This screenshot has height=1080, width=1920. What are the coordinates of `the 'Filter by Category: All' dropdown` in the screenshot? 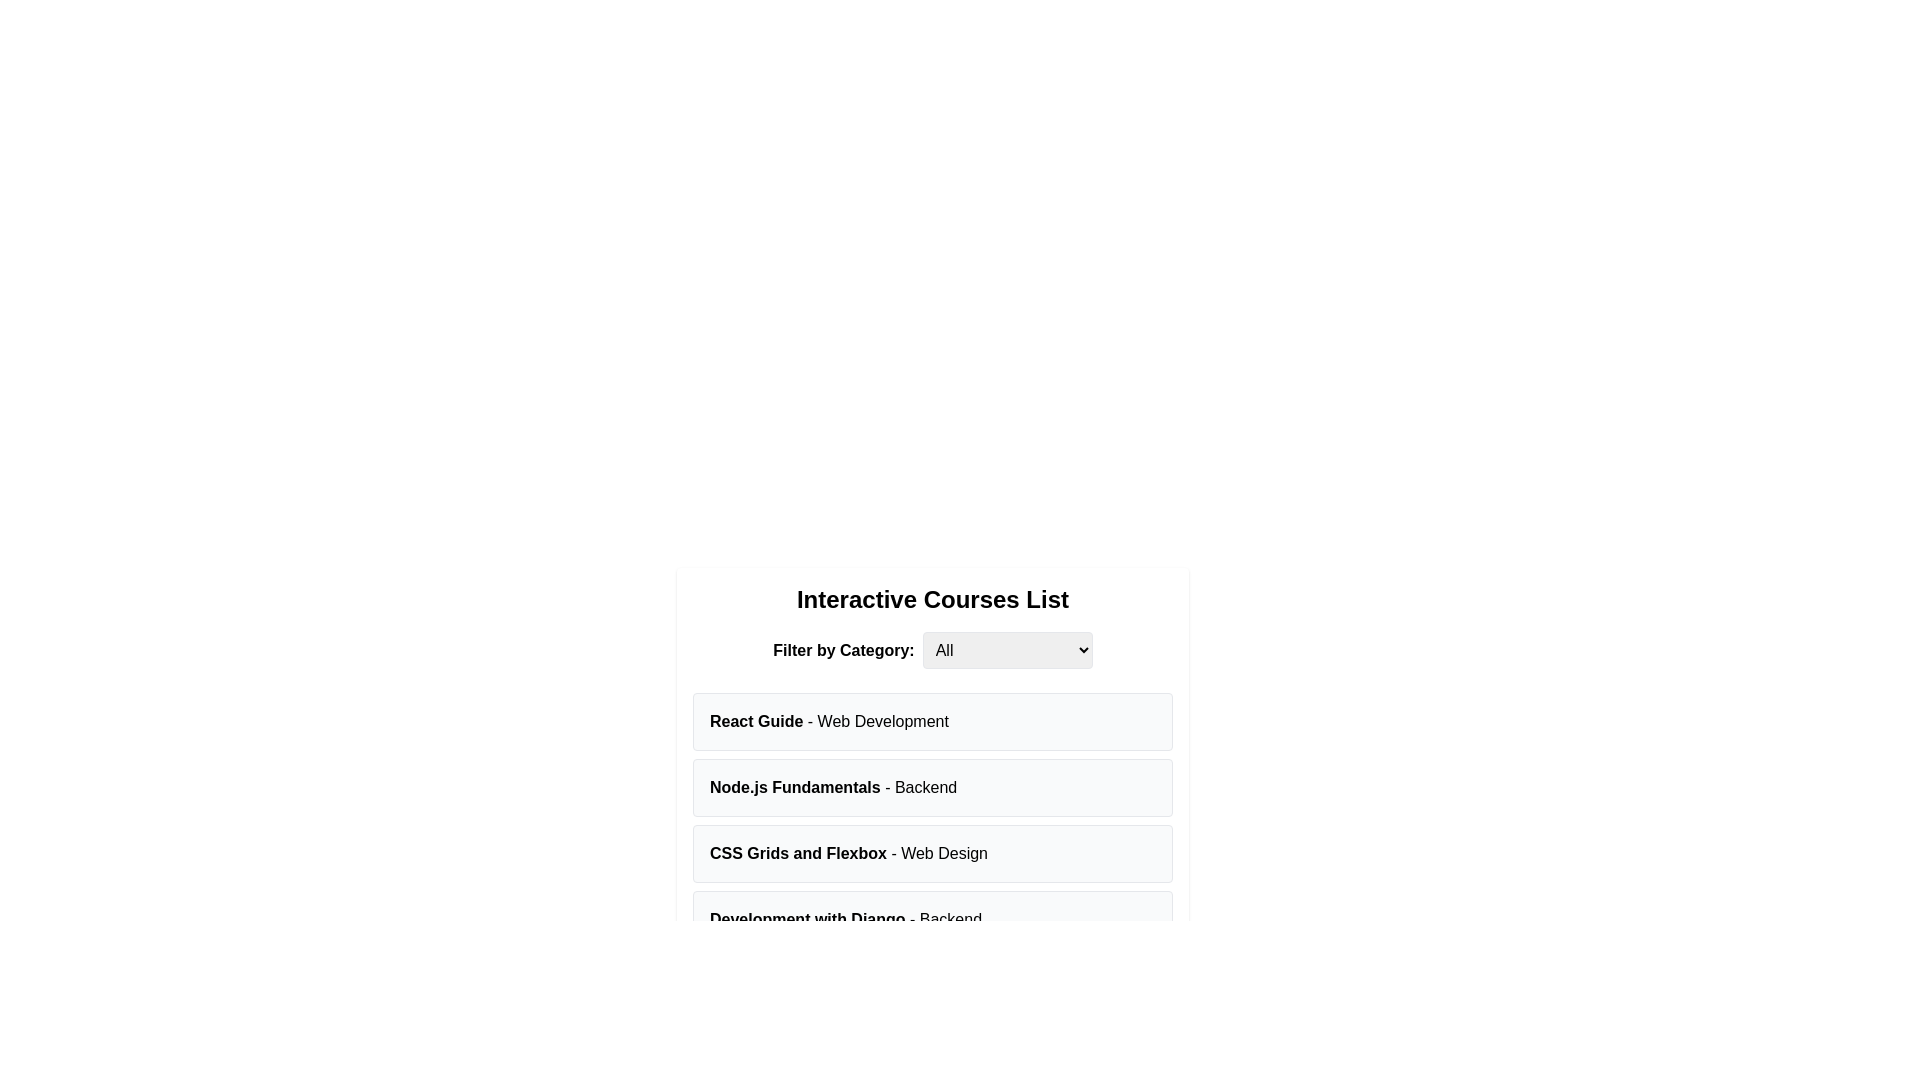 It's located at (931, 650).